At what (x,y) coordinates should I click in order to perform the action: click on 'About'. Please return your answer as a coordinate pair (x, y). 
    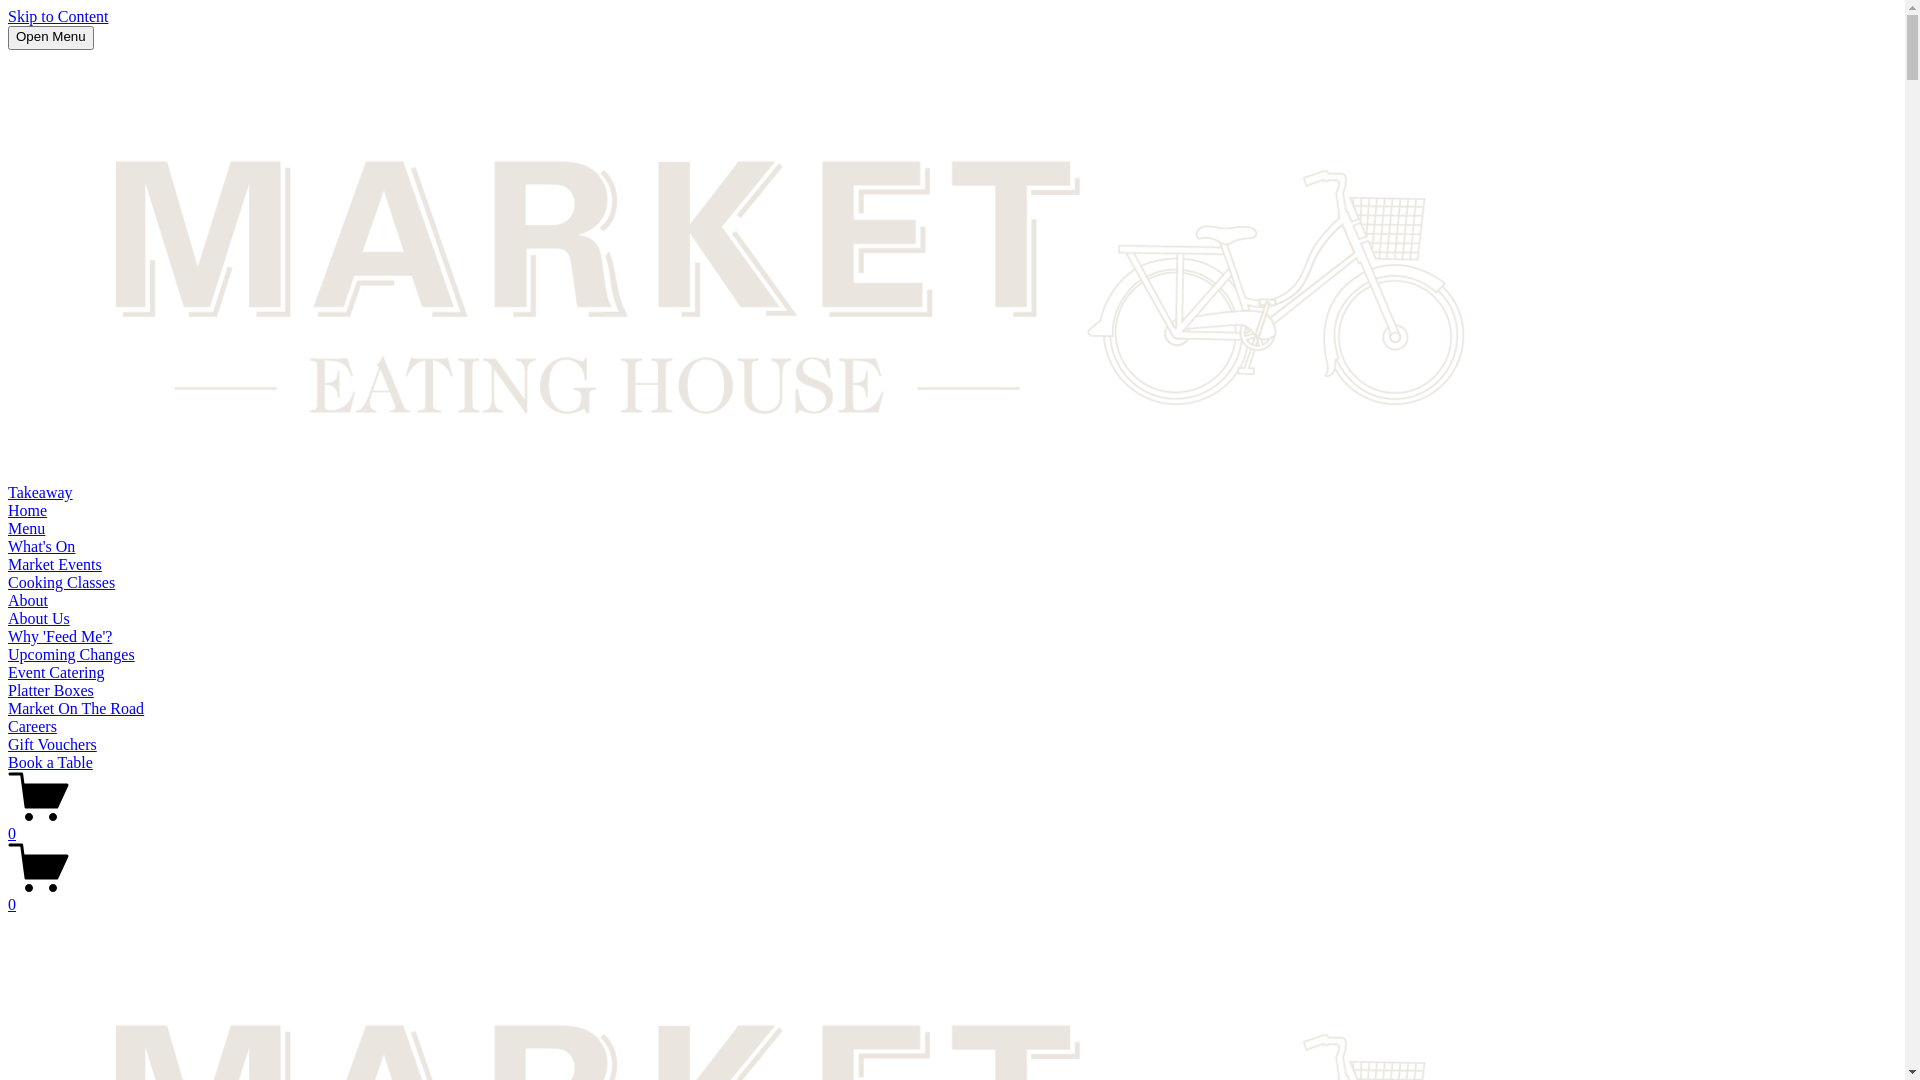
    Looking at the image, I should click on (28, 599).